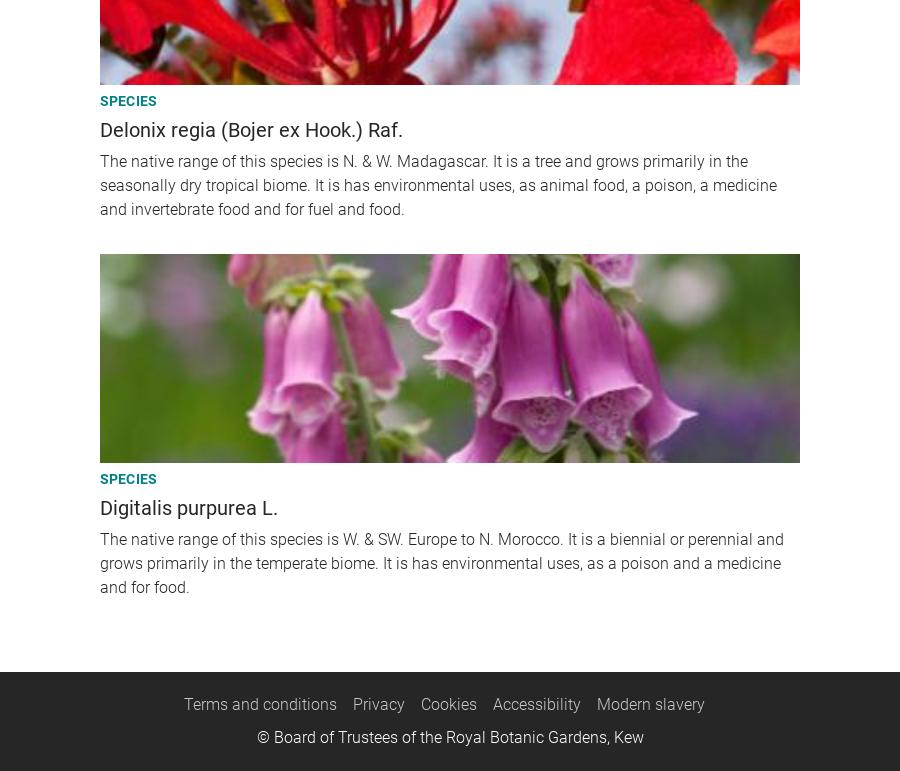 Image resolution: width=900 pixels, height=771 pixels. Describe the element at coordinates (420, 702) in the screenshot. I see `'Cookies'` at that location.